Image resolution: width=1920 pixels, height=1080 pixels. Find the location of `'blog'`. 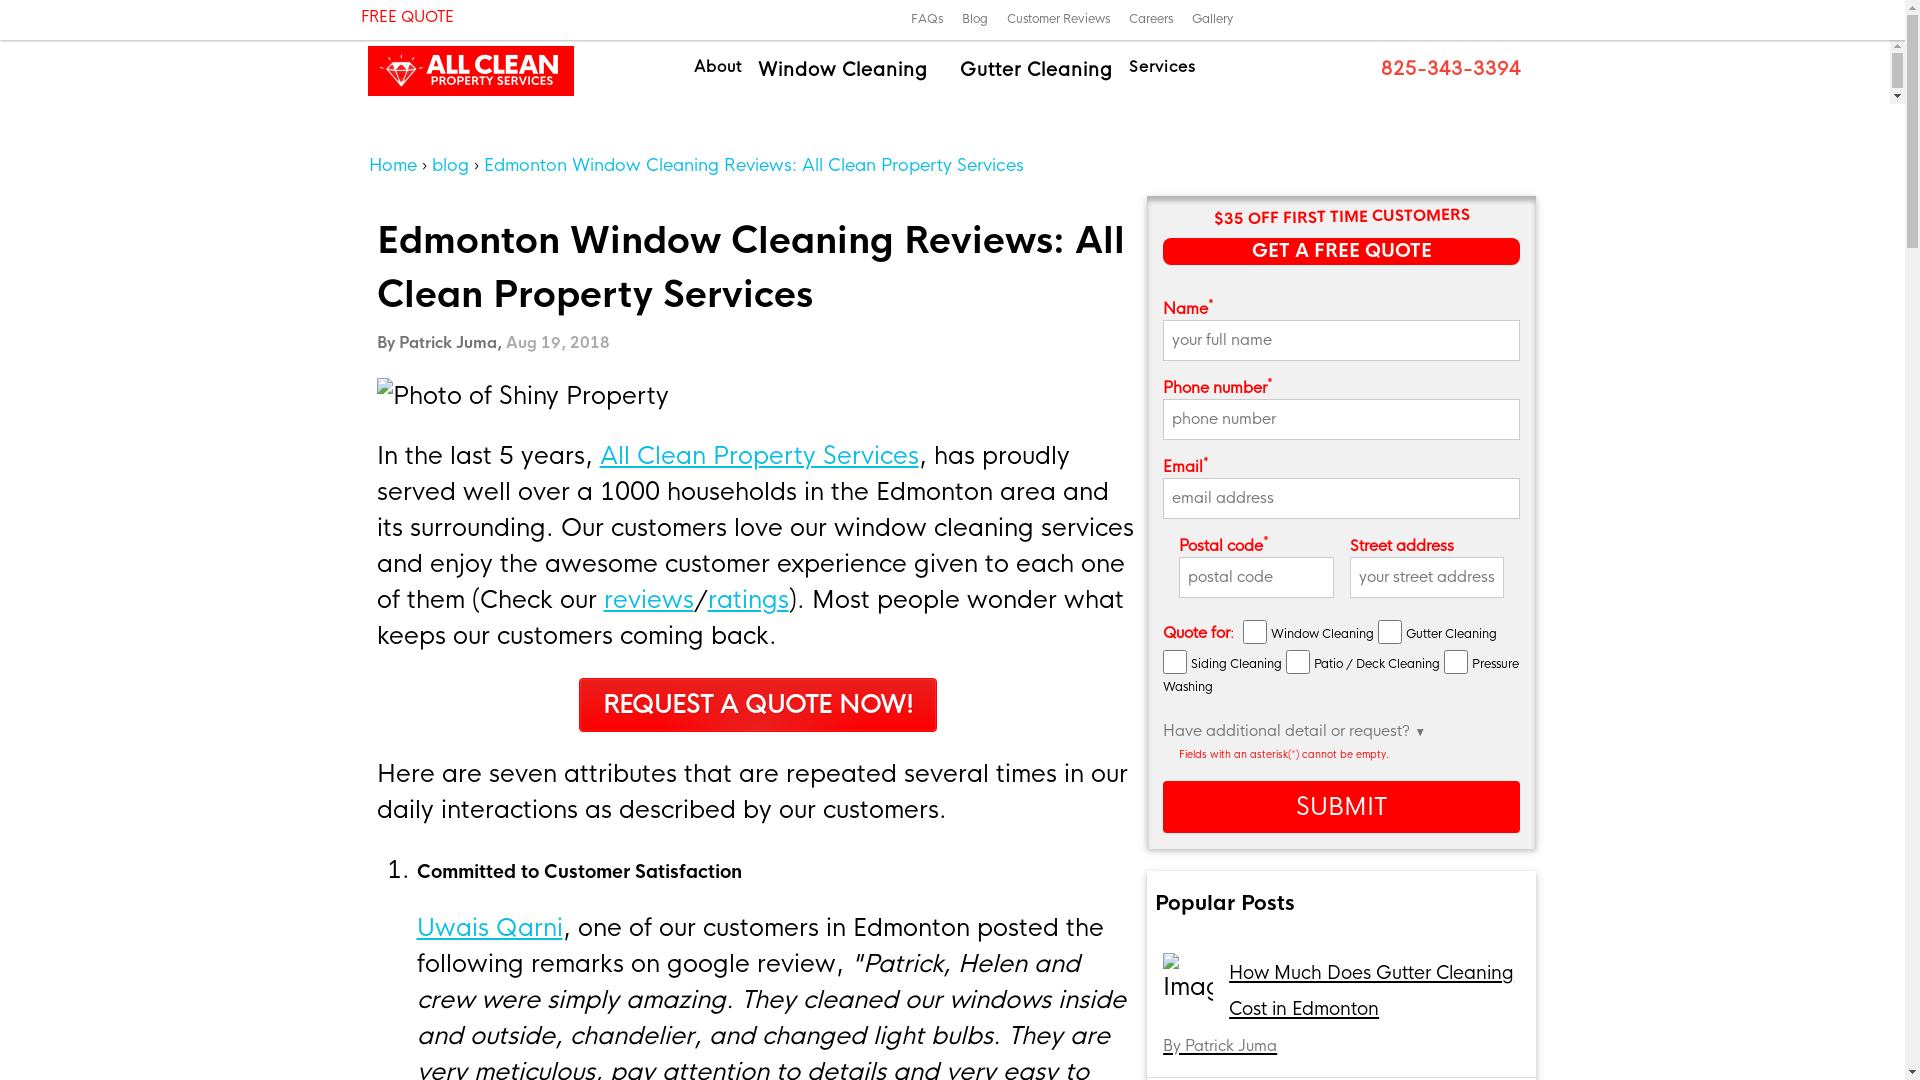

'blog' is located at coordinates (451, 164).